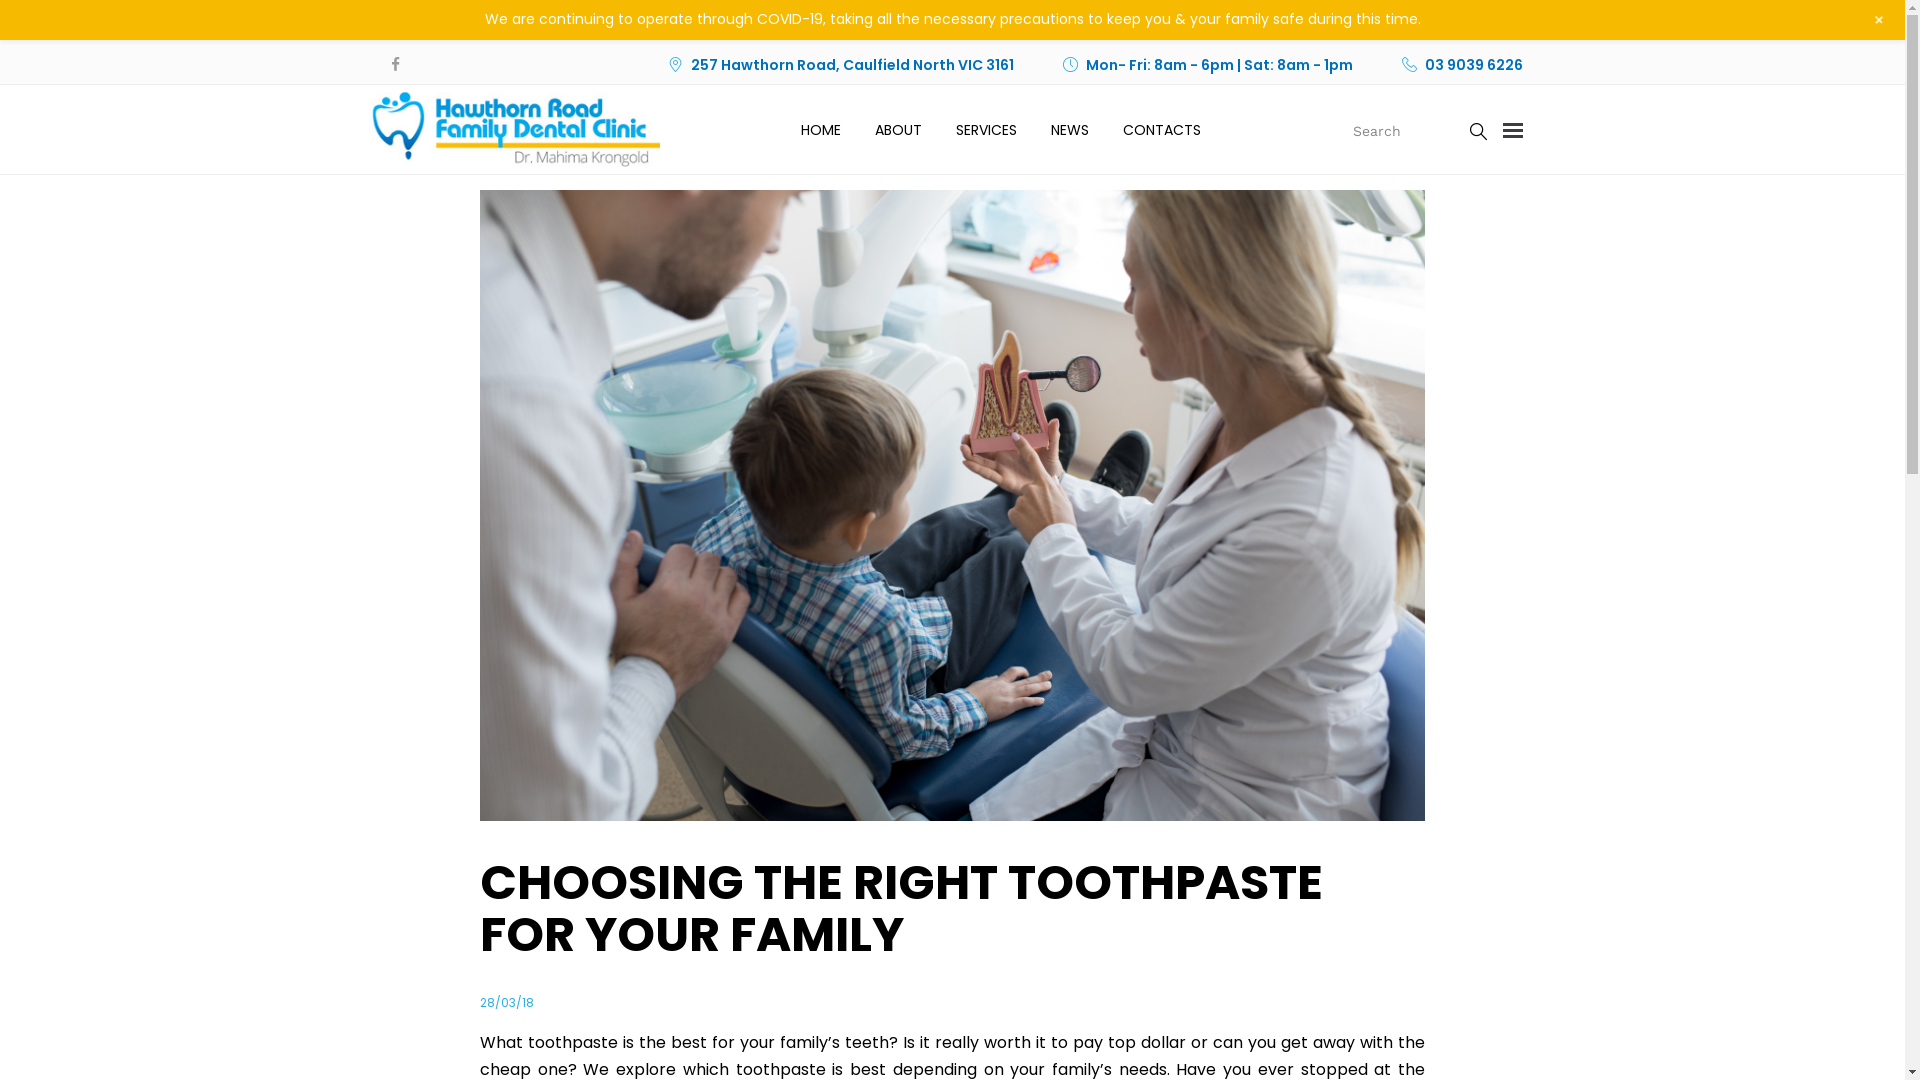  Describe the element at coordinates (954, 130) in the screenshot. I see `'SERVICES'` at that location.